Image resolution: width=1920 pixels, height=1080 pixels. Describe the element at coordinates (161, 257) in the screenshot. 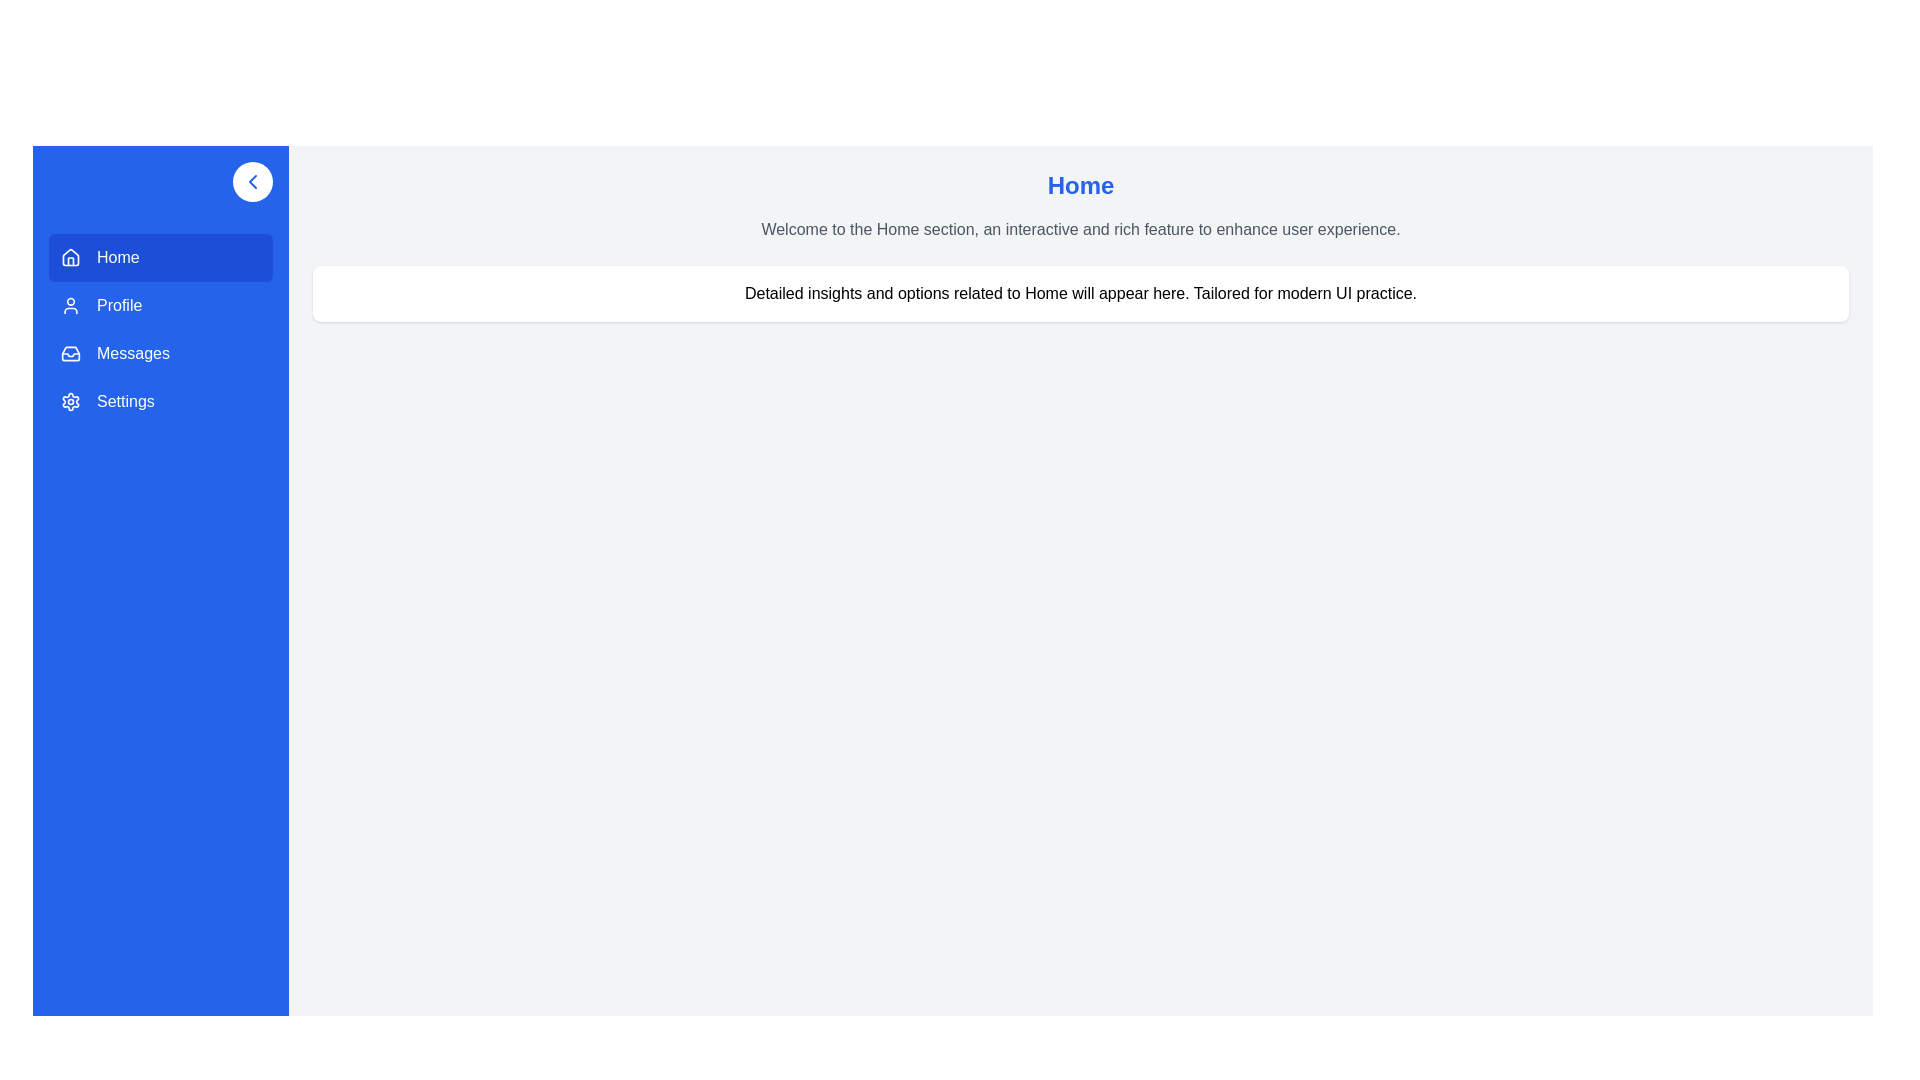

I see `the menu item Home to navigate to its section` at that location.